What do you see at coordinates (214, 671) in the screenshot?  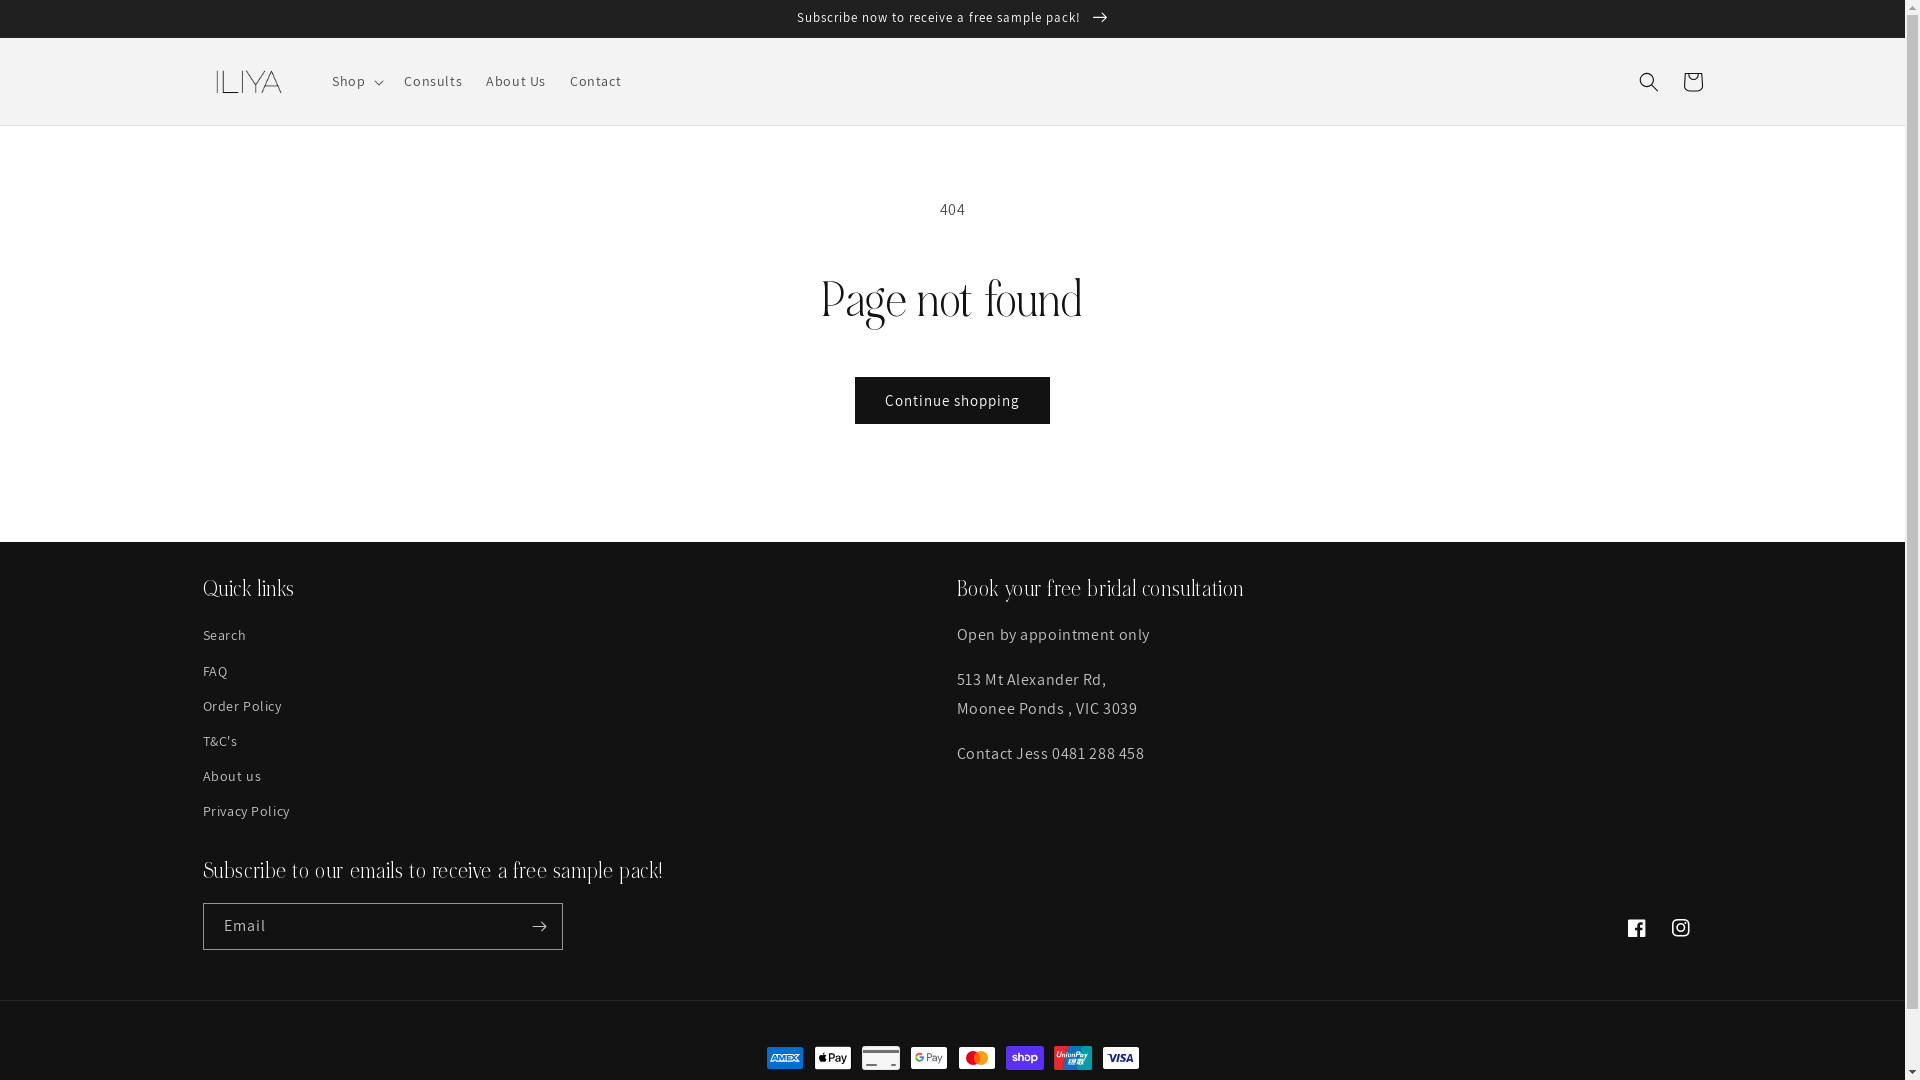 I see `'FAQ'` at bounding box center [214, 671].